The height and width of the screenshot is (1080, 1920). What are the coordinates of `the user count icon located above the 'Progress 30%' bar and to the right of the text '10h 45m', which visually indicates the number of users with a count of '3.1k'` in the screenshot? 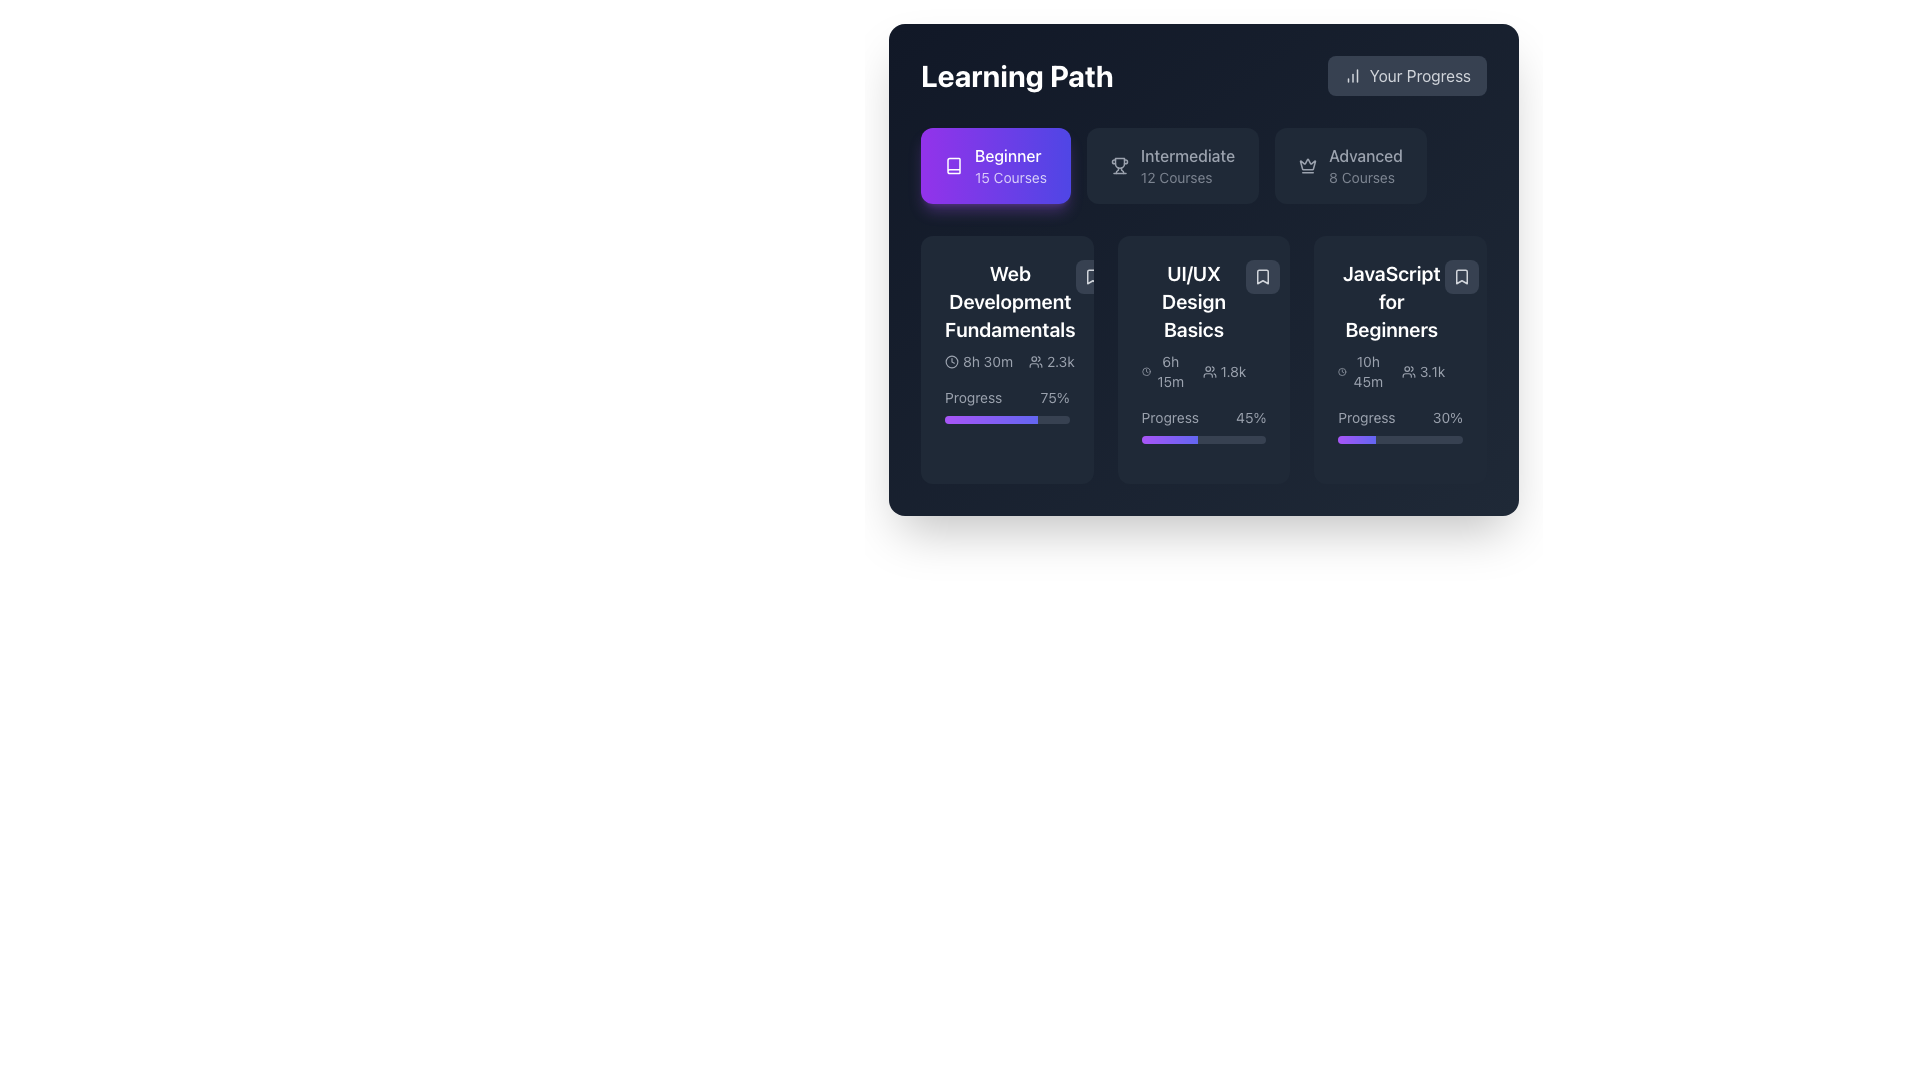 It's located at (1407, 371).